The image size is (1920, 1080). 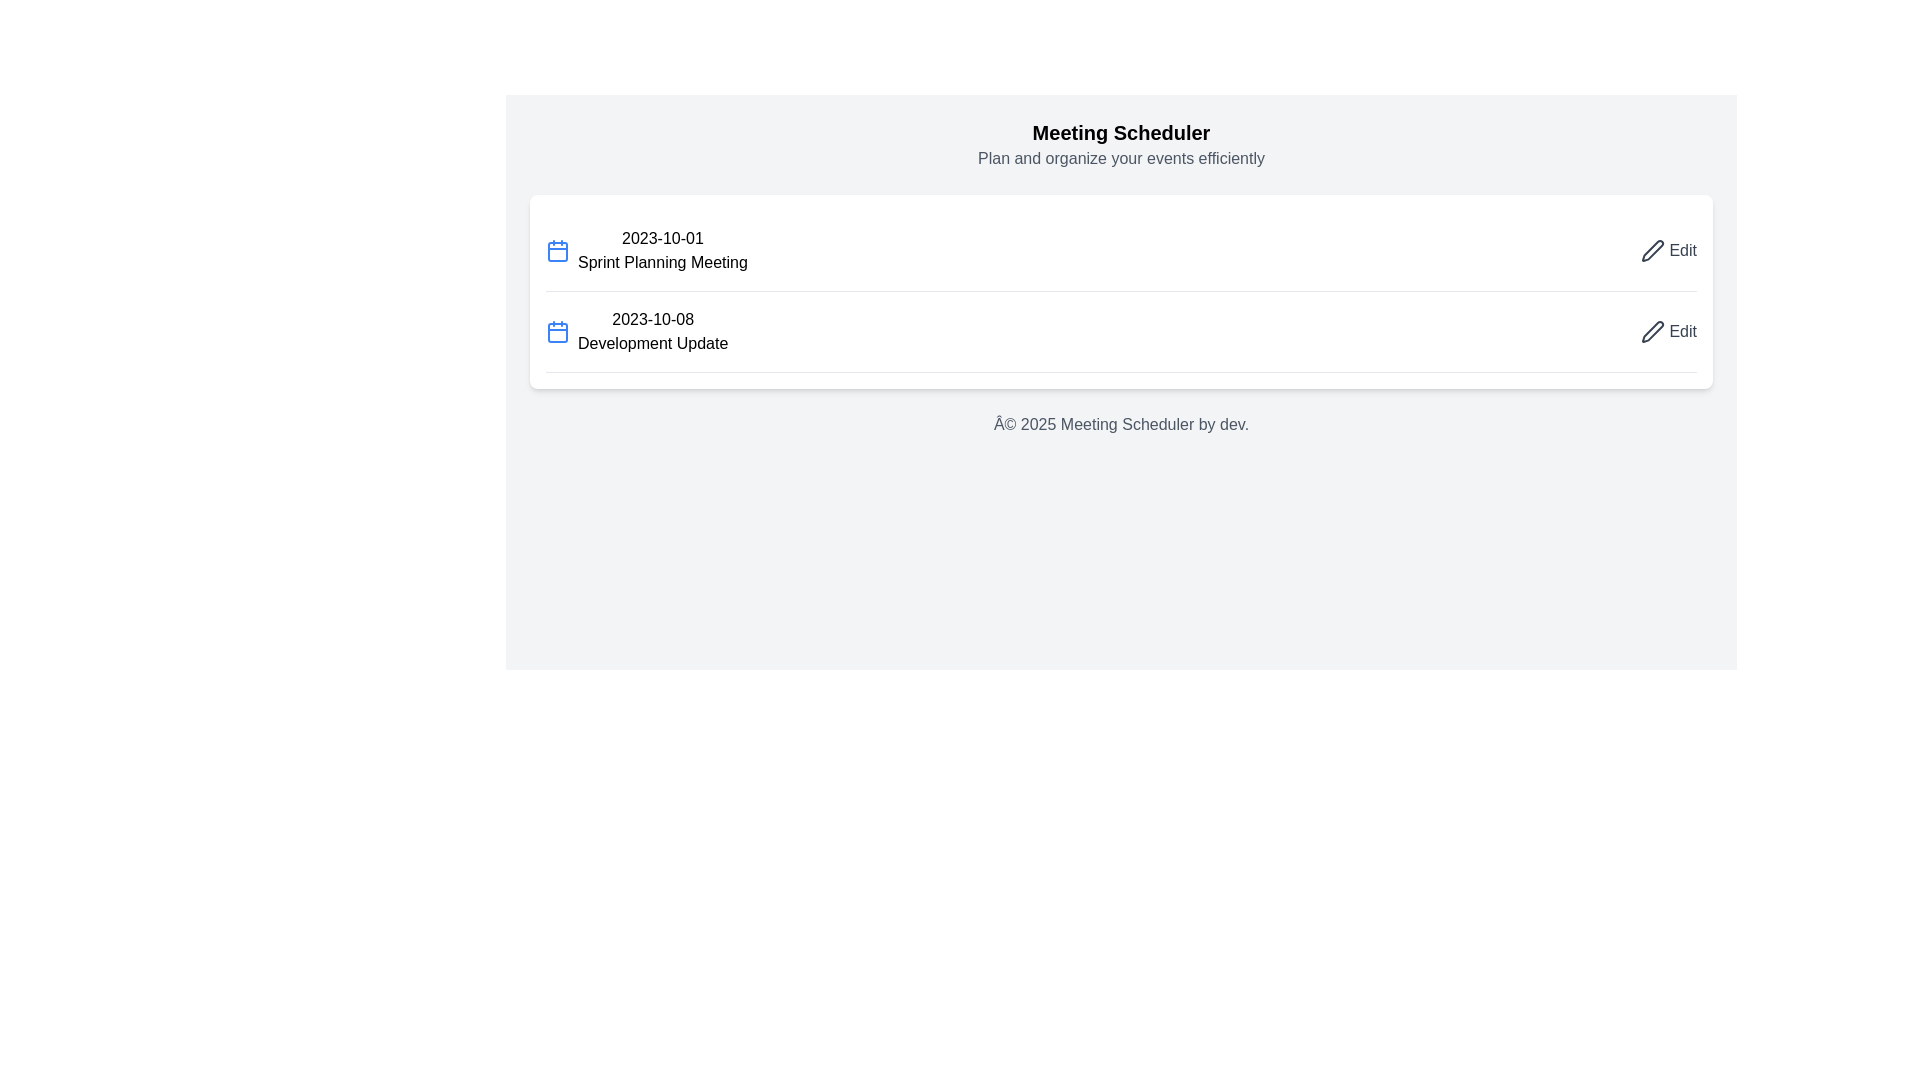 I want to click on the text element displaying 'Sprint Planning Meeting', which is positioned below the '2023-10-01' date entry in the scheduling interface, so click(x=662, y=261).